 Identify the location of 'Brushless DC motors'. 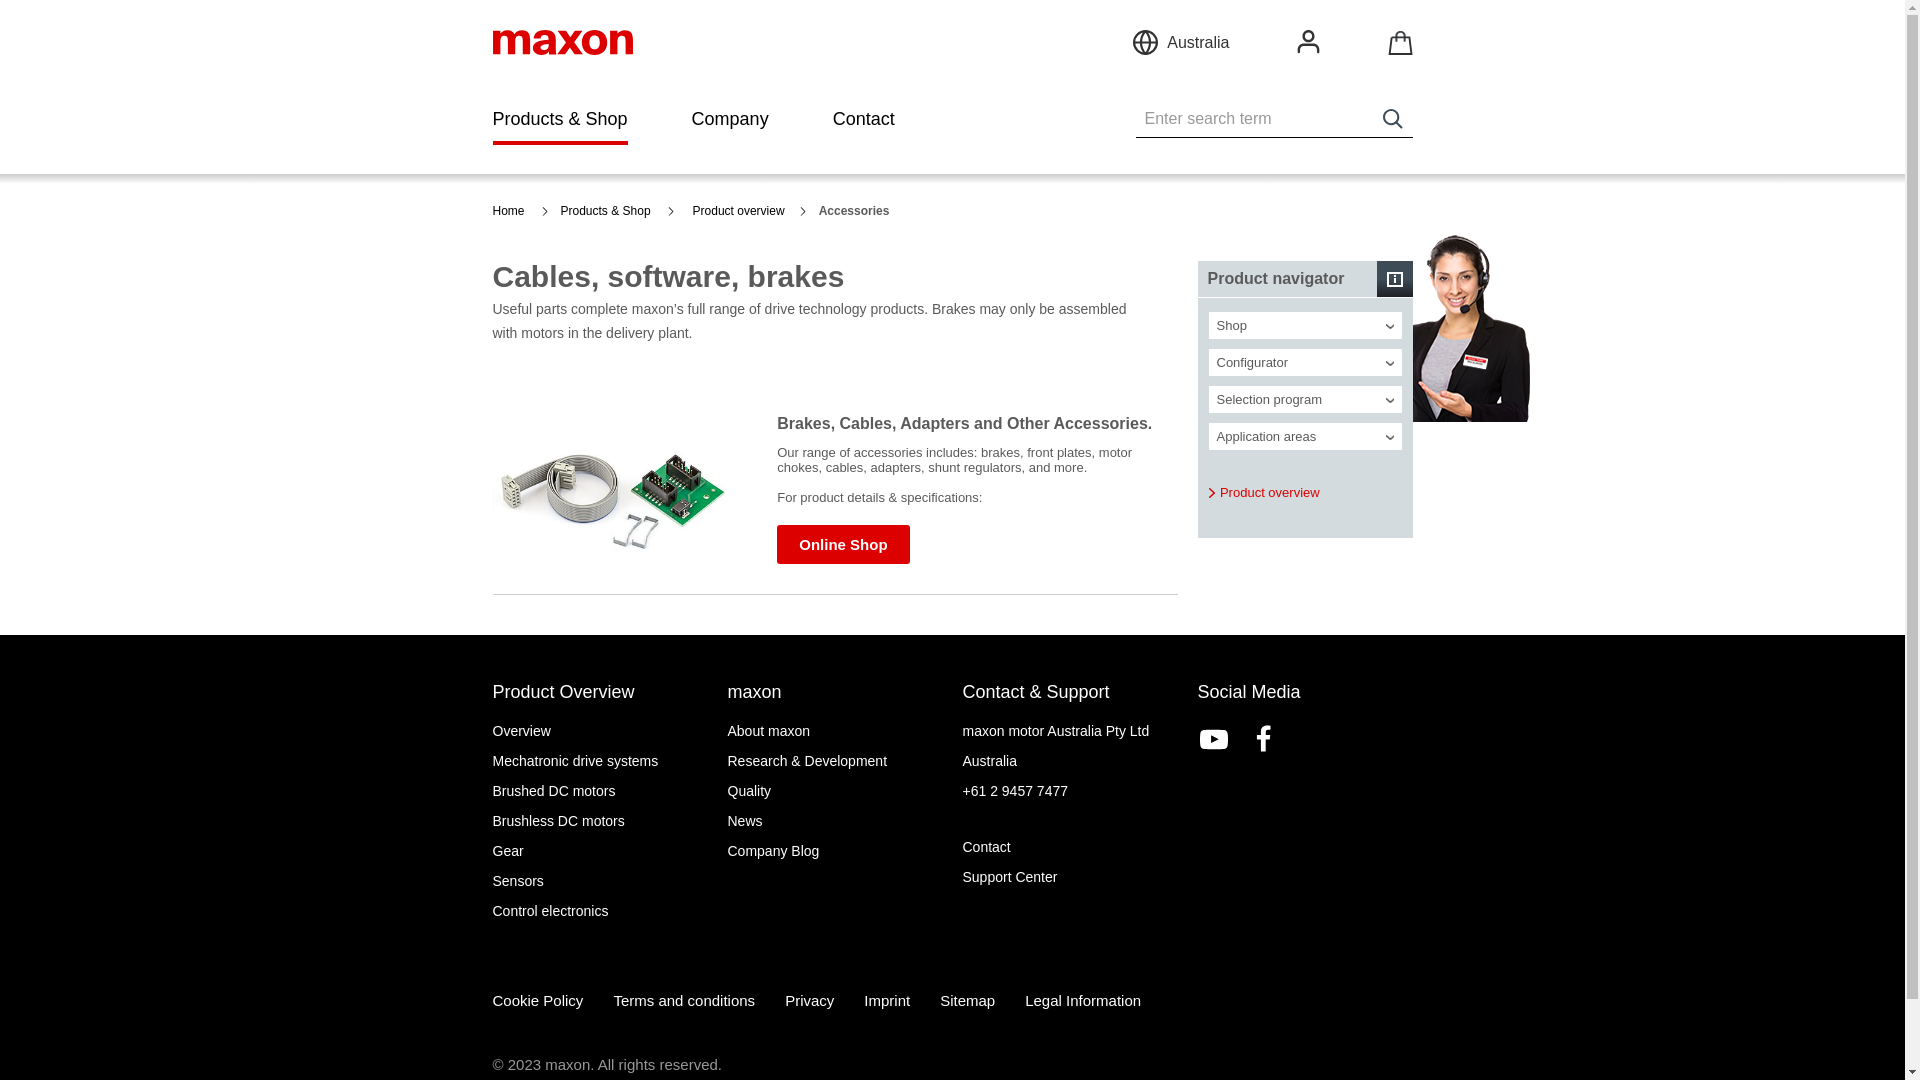
(598, 821).